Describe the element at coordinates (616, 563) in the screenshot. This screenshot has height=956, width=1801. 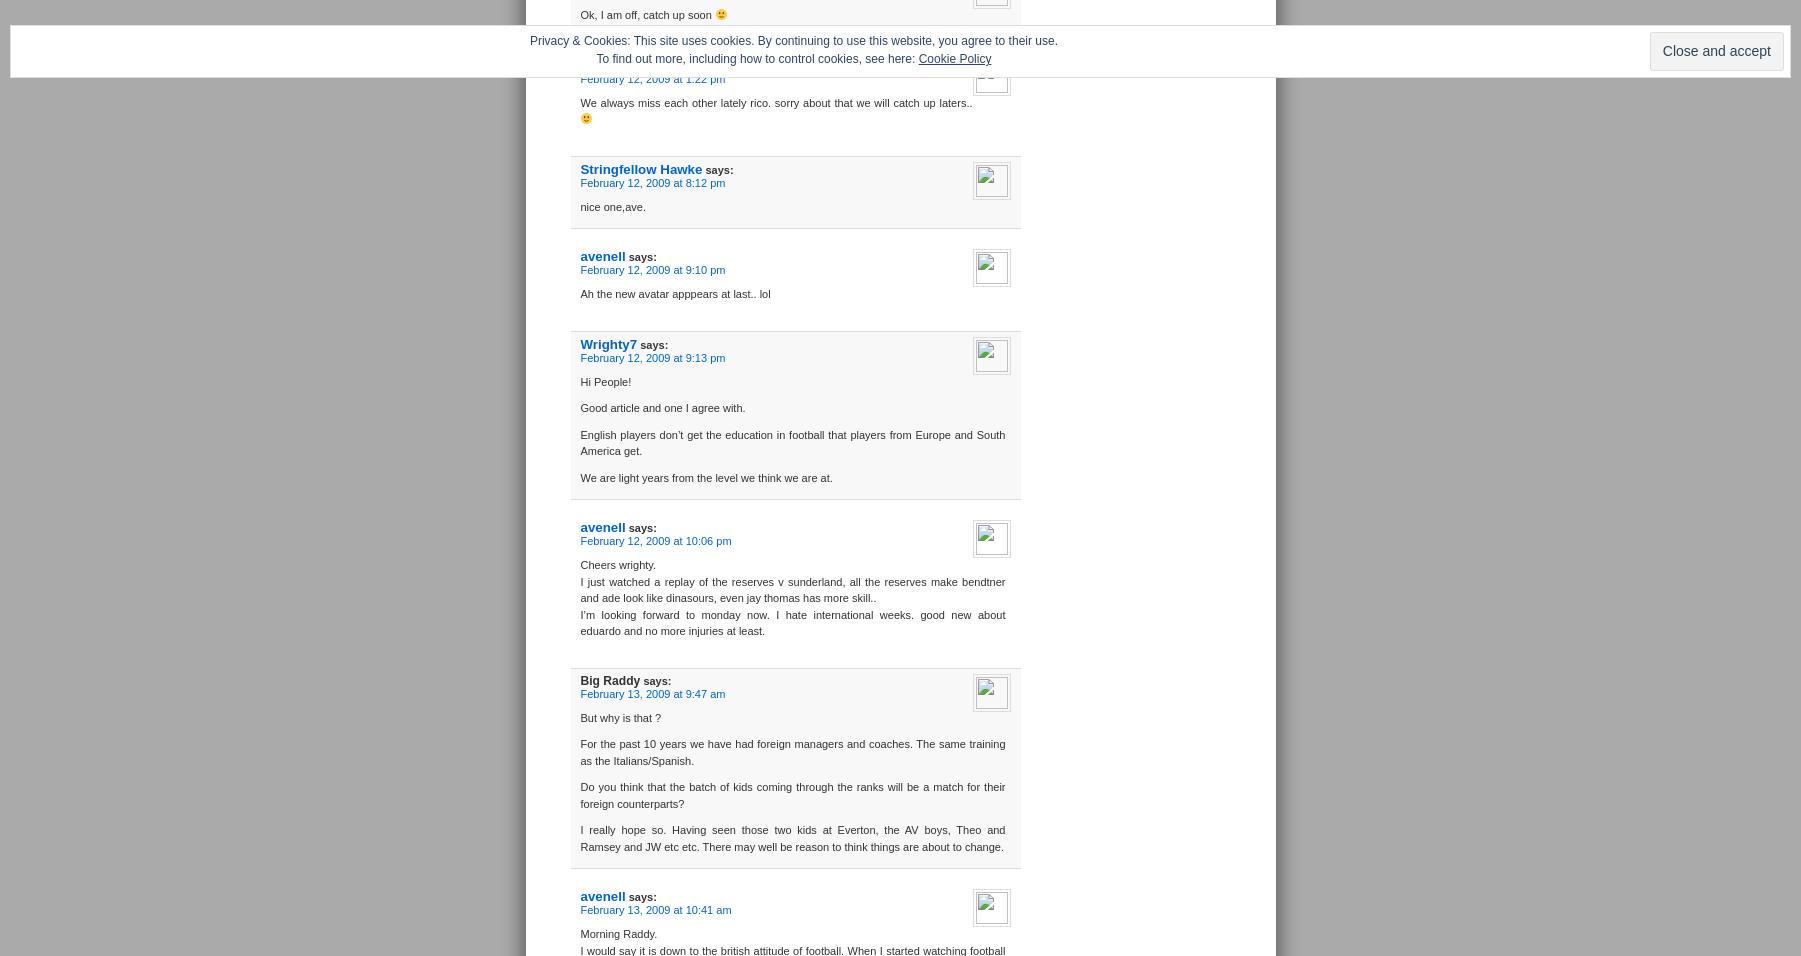
I see `'Cheers wrighty.'` at that location.